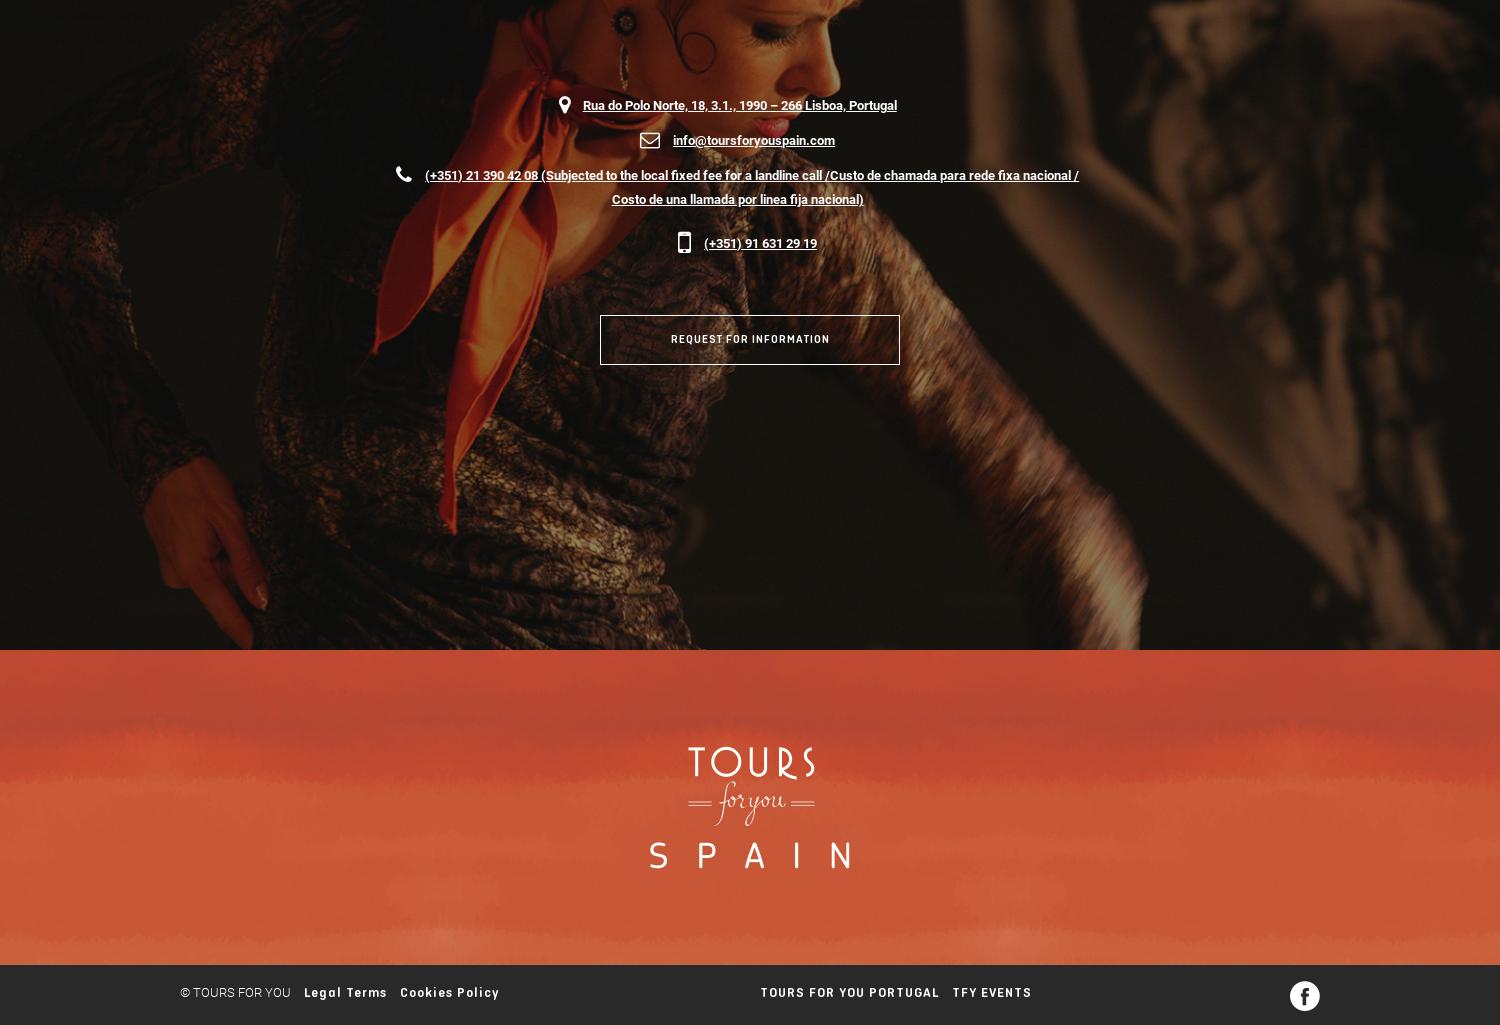 This screenshot has width=1500, height=1025. I want to click on 'info@toursforyouspain.com', so click(754, 139).